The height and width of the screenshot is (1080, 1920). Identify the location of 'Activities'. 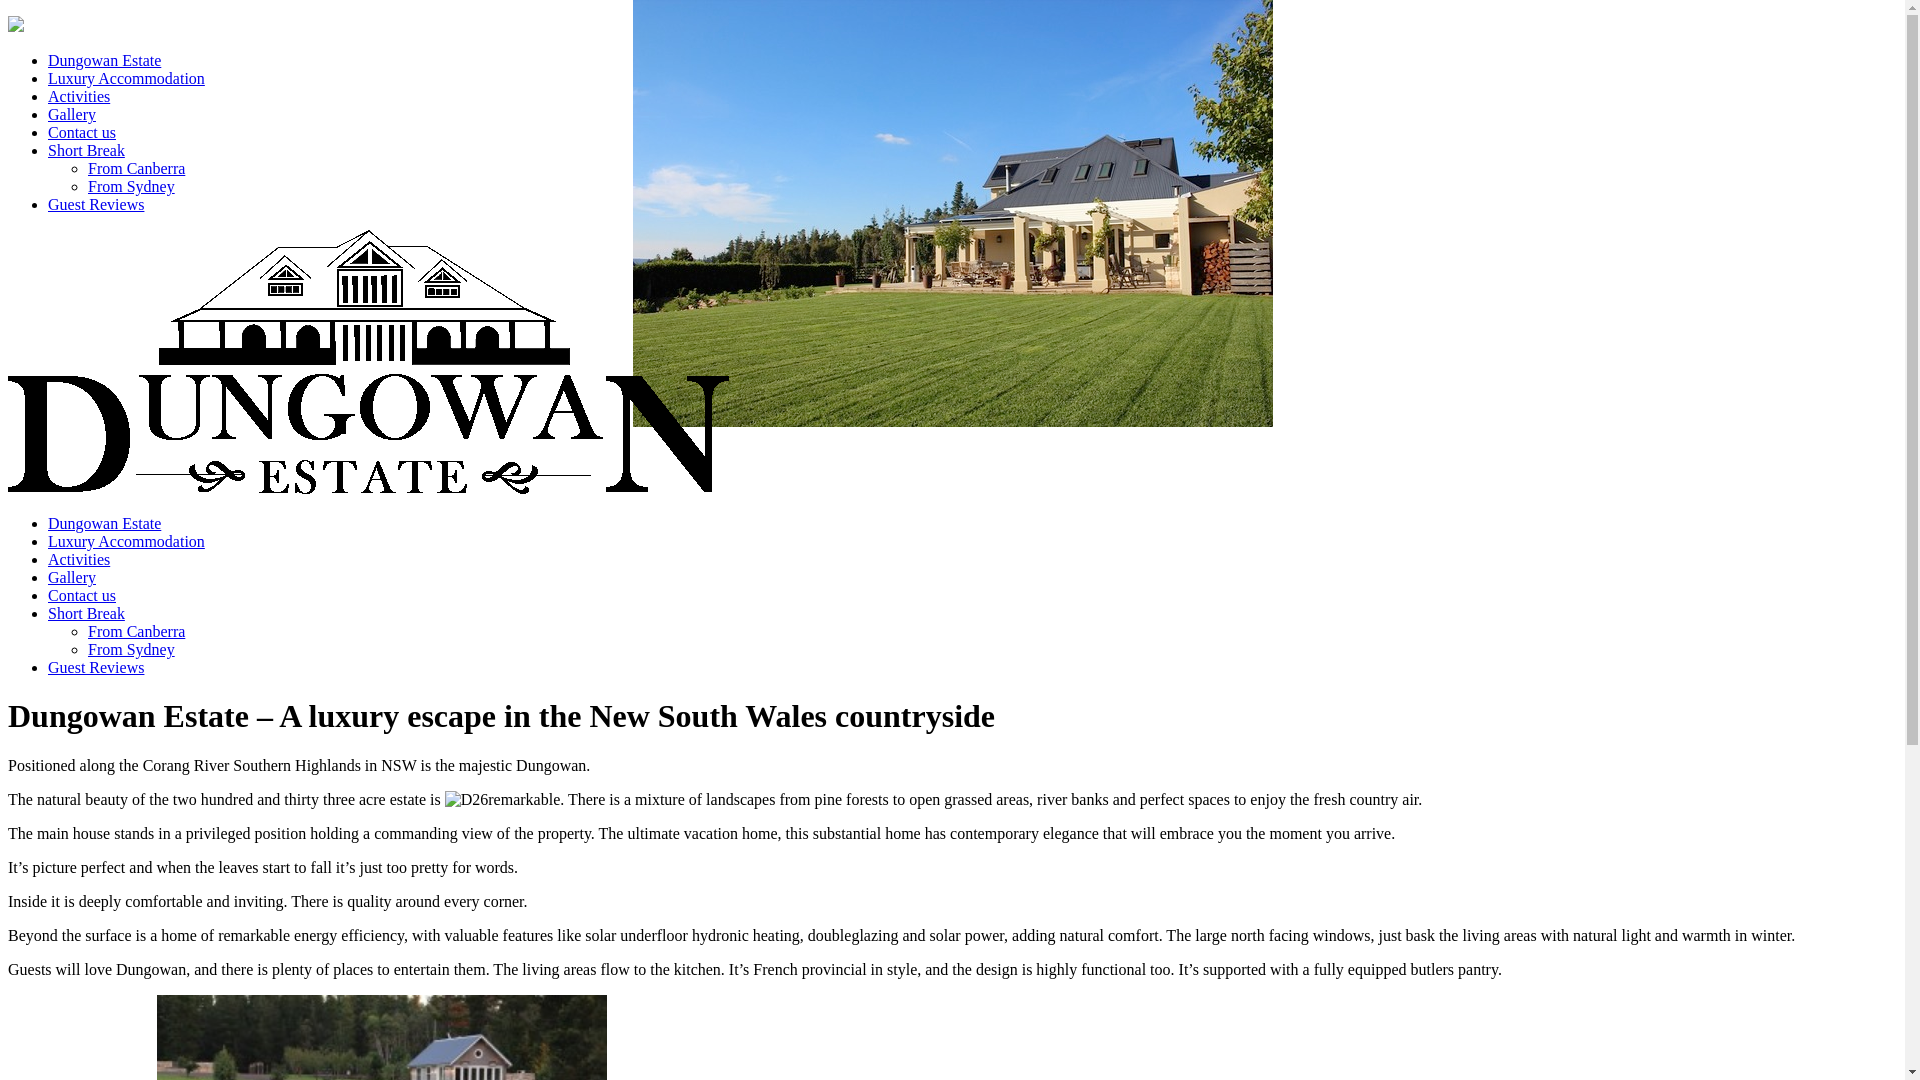
(78, 559).